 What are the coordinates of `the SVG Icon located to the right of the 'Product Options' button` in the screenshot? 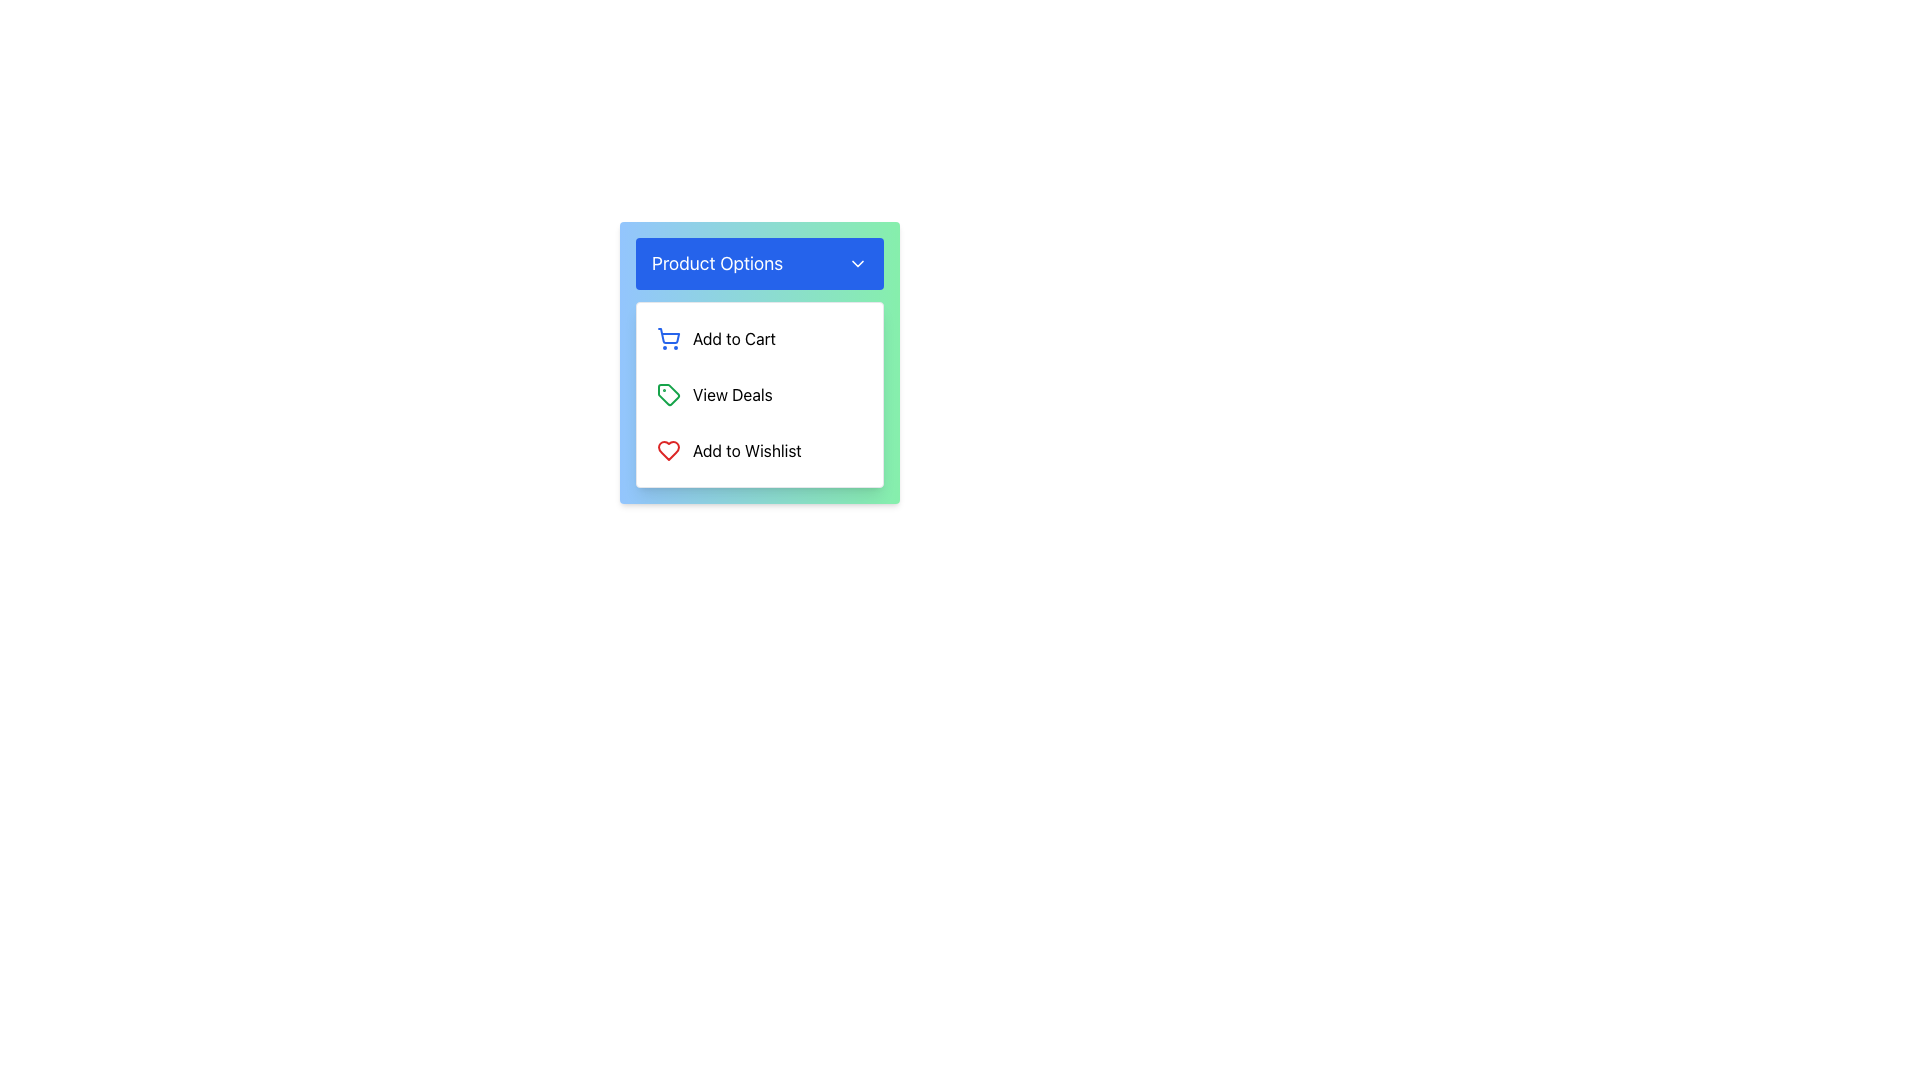 It's located at (858, 262).